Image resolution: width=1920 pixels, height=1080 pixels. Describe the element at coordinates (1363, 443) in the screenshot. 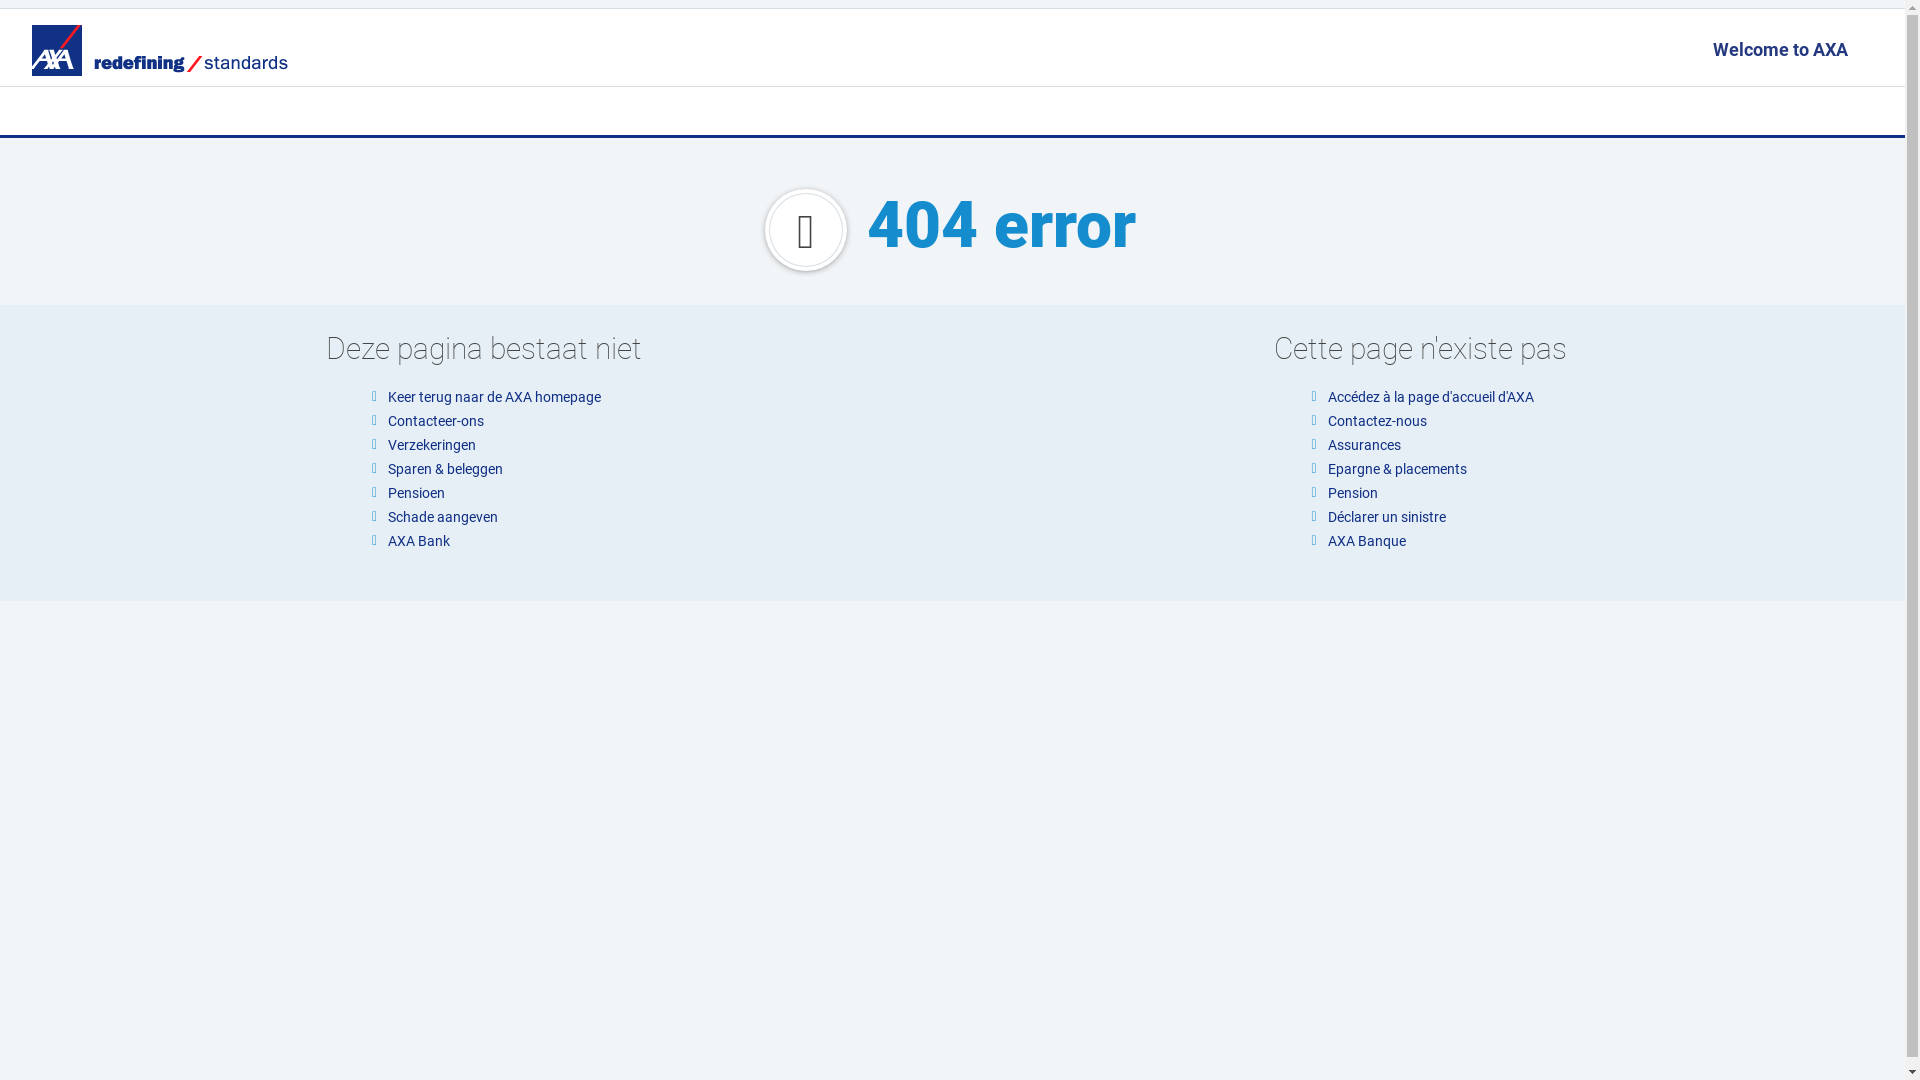

I see `'Assurances'` at that location.